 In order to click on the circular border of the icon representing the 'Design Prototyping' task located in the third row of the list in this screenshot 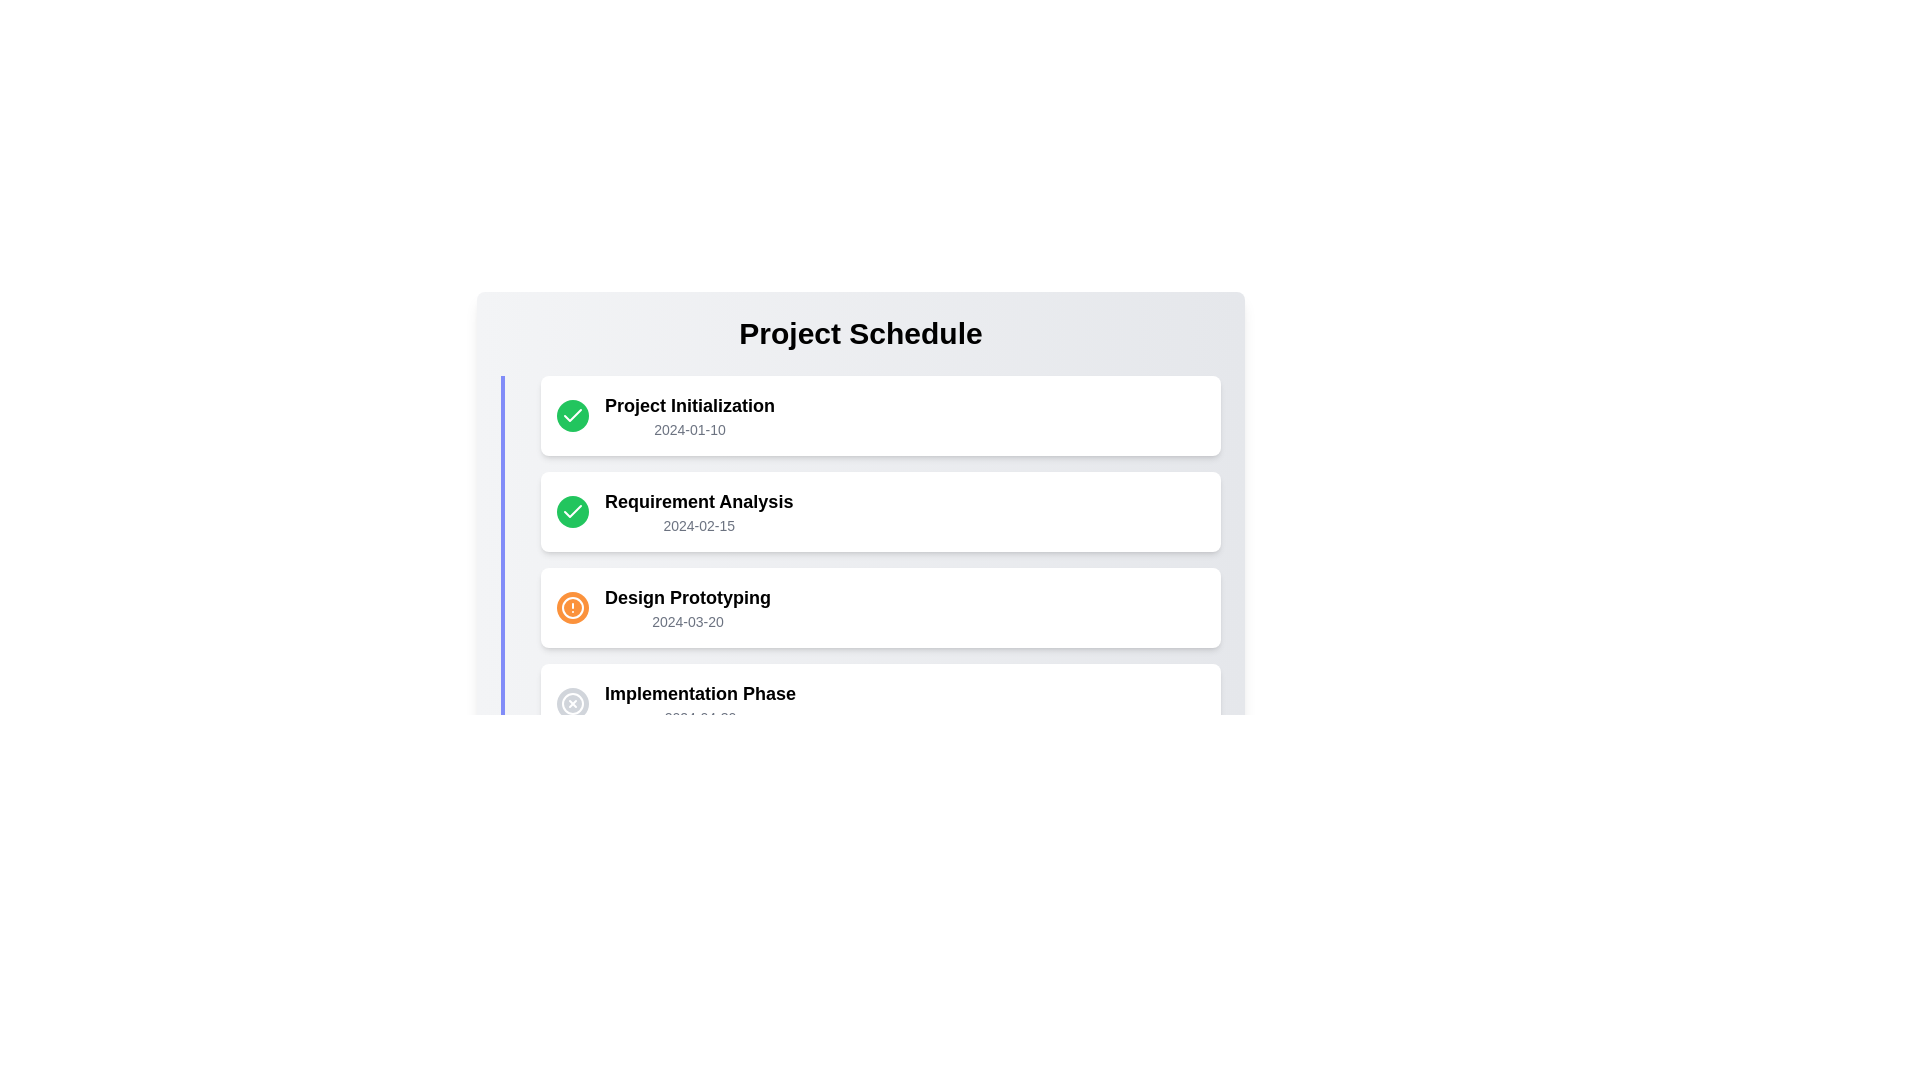, I will do `click(571, 607)`.